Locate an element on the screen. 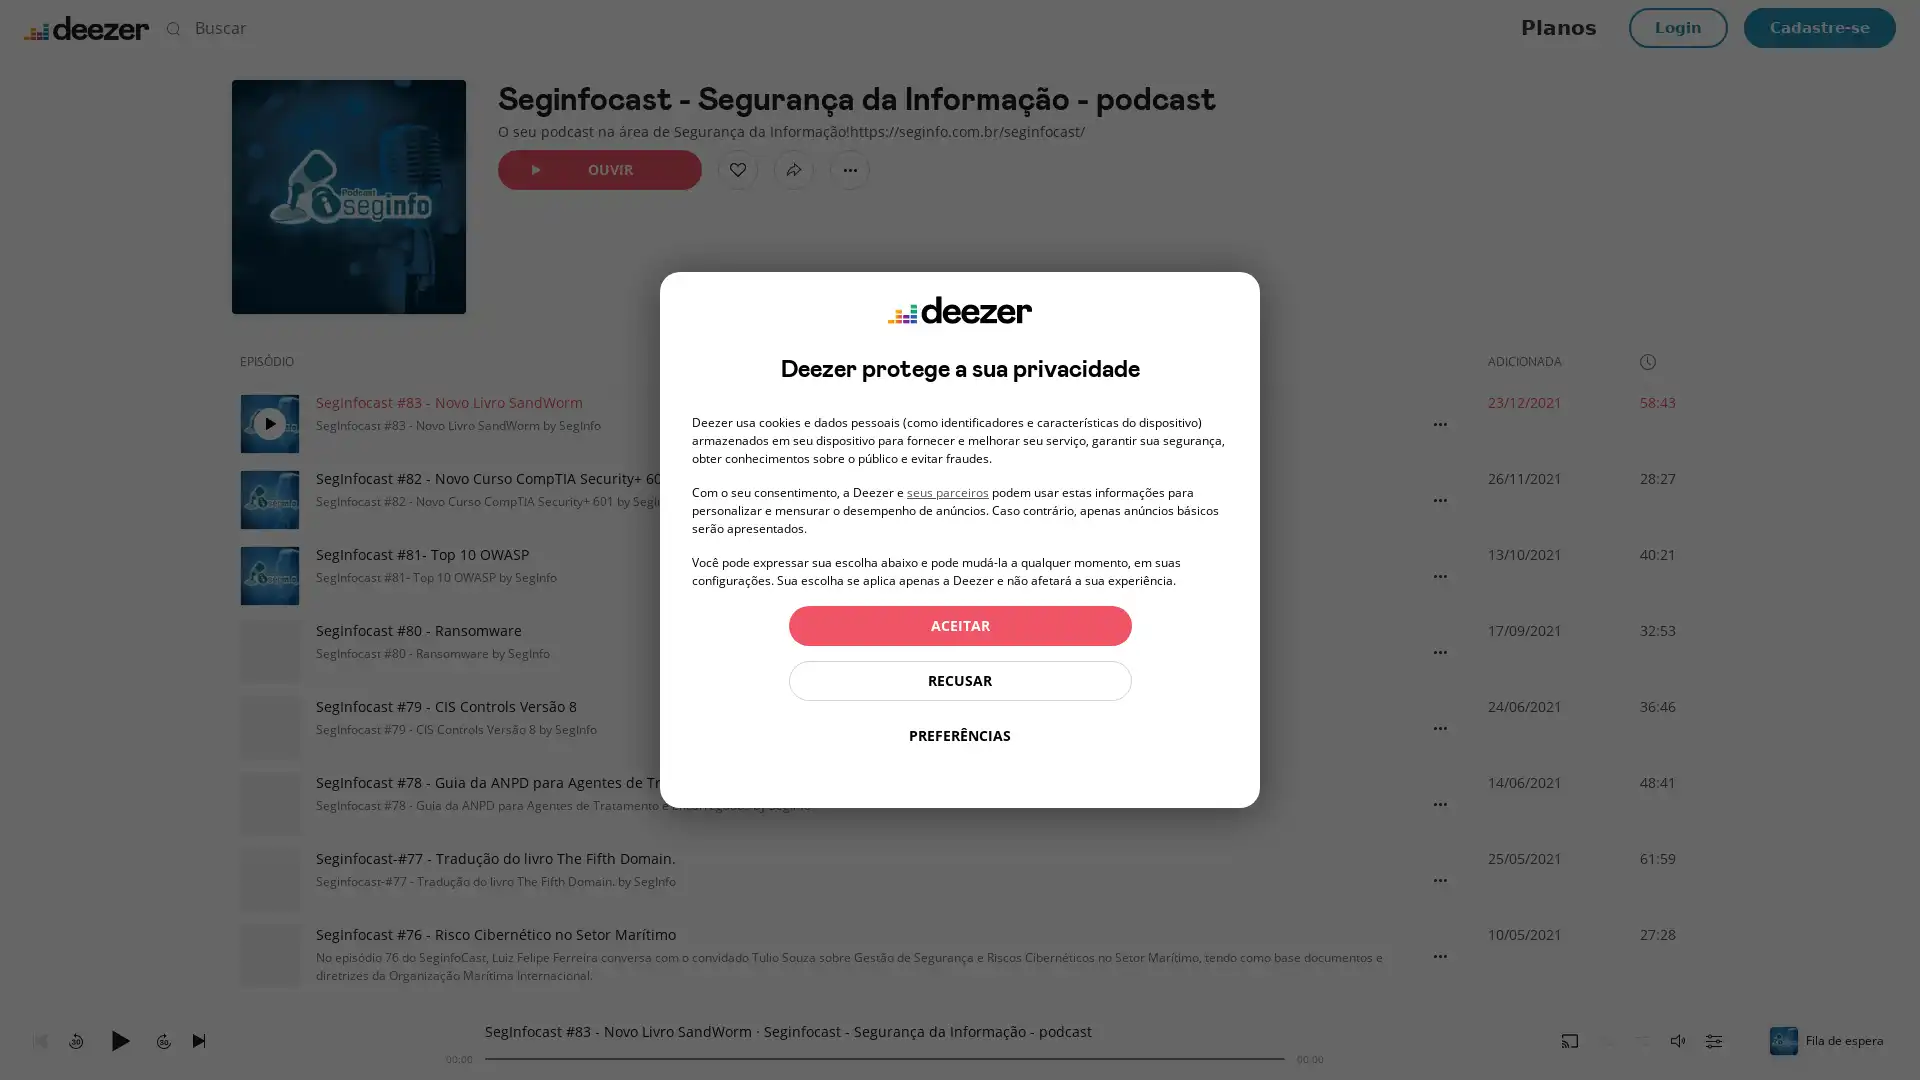  Anterior is located at coordinates (39, 1039).